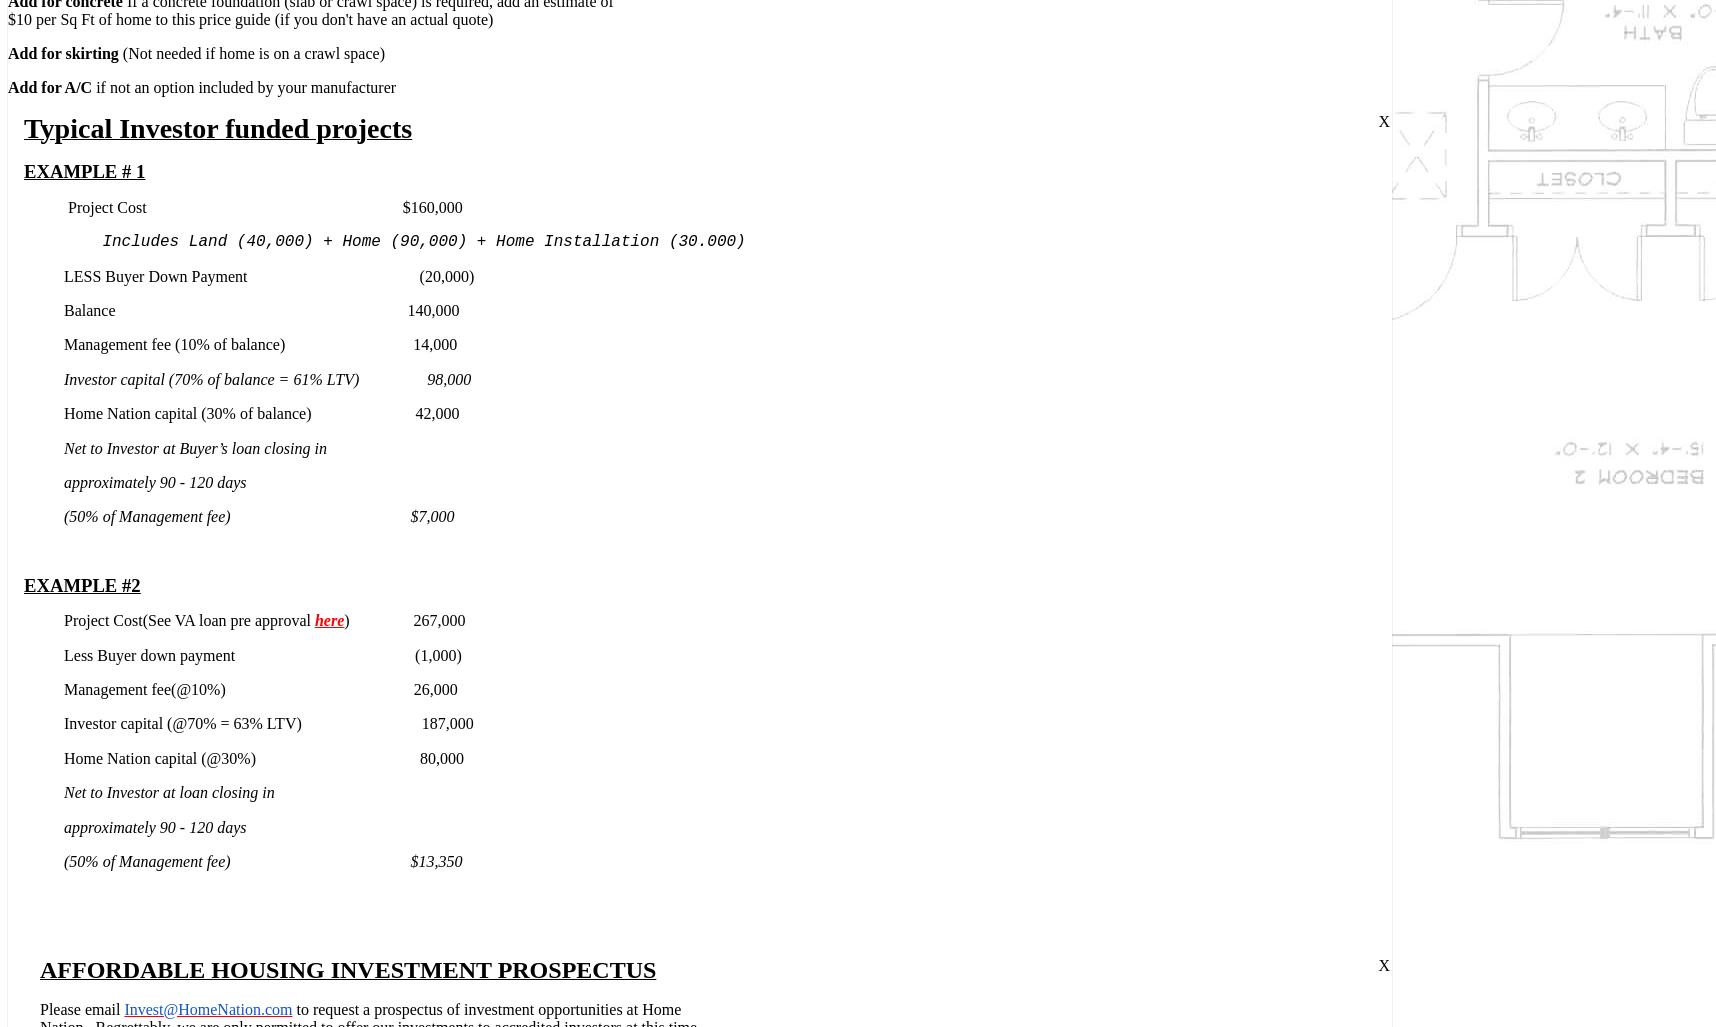 The width and height of the screenshot is (1716, 1027). Describe the element at coordinates (250, 53) in the screenshot. I see `'(Not needed if home is on a crawl space)'` at that location.